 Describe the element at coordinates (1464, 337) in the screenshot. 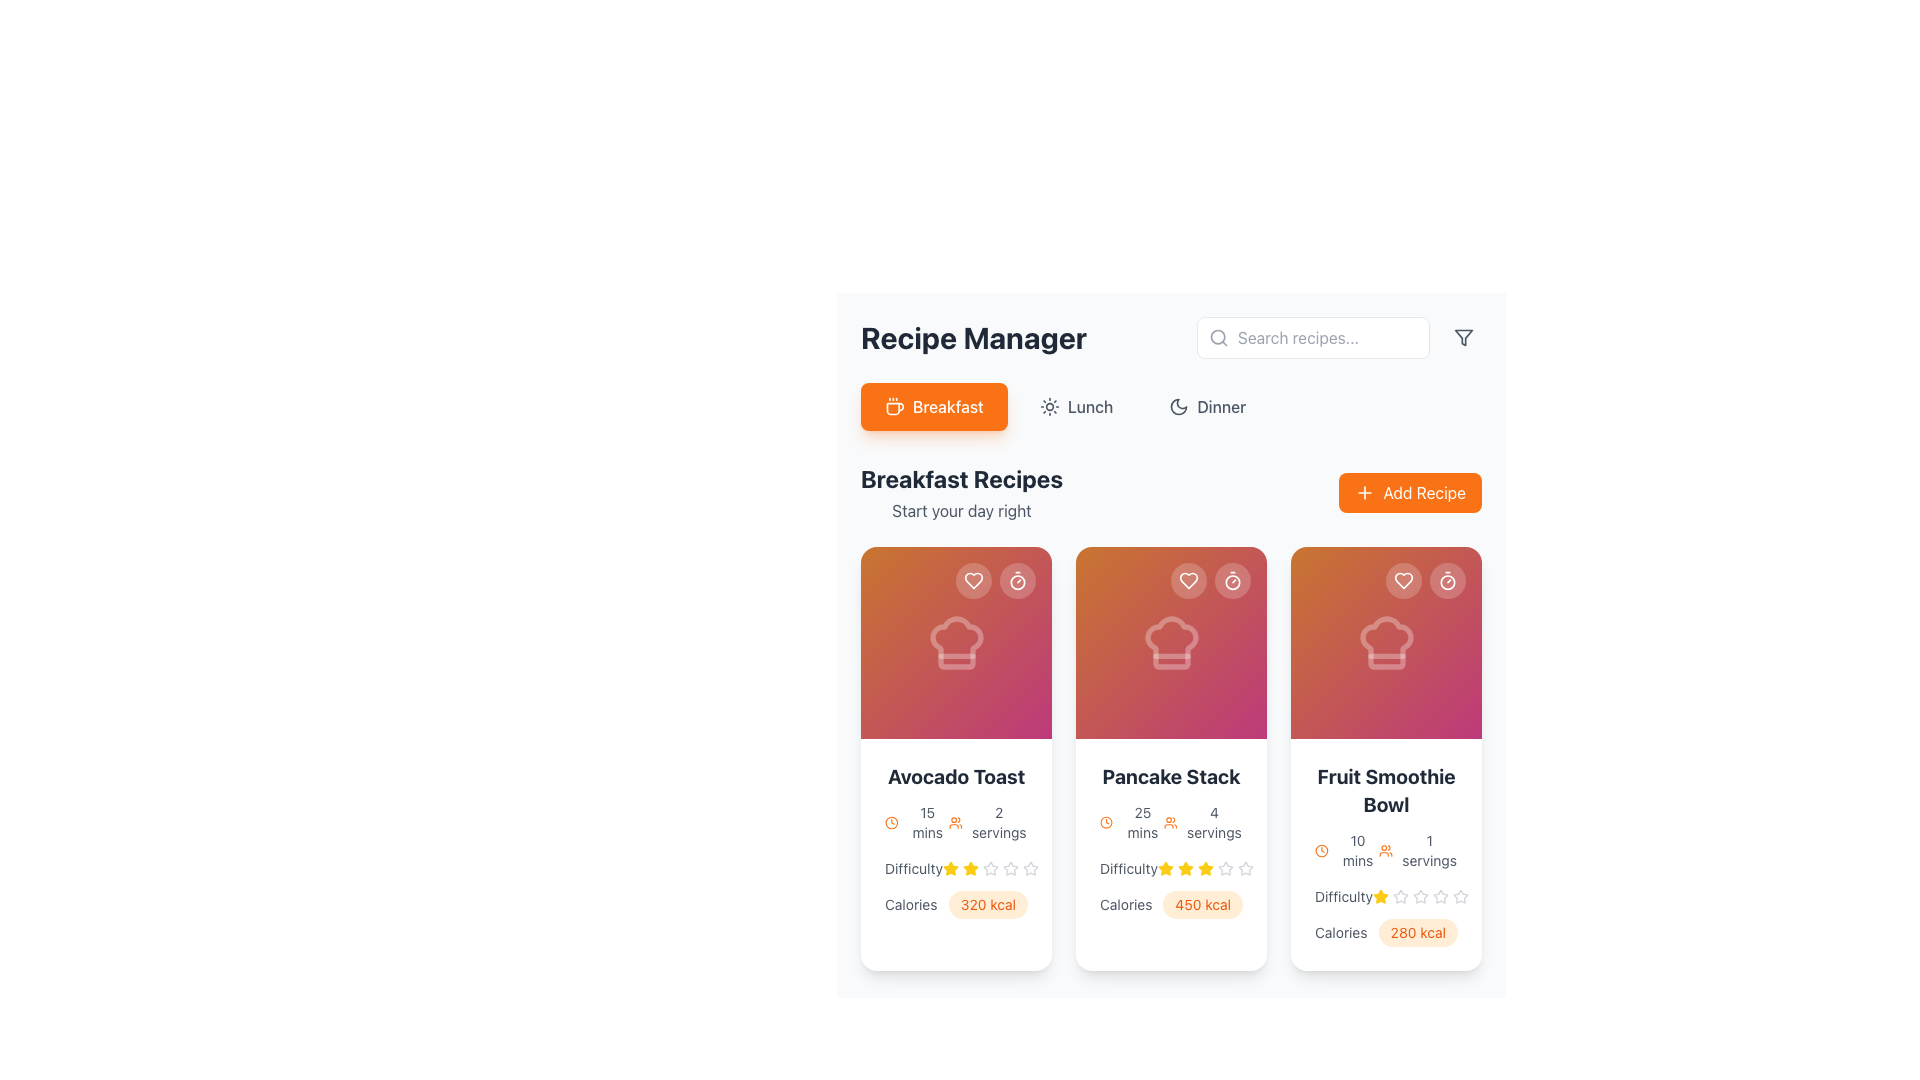

I see `the filtering icon located in the top-right corner of the layout, to the immediate right of the search field` at that location.